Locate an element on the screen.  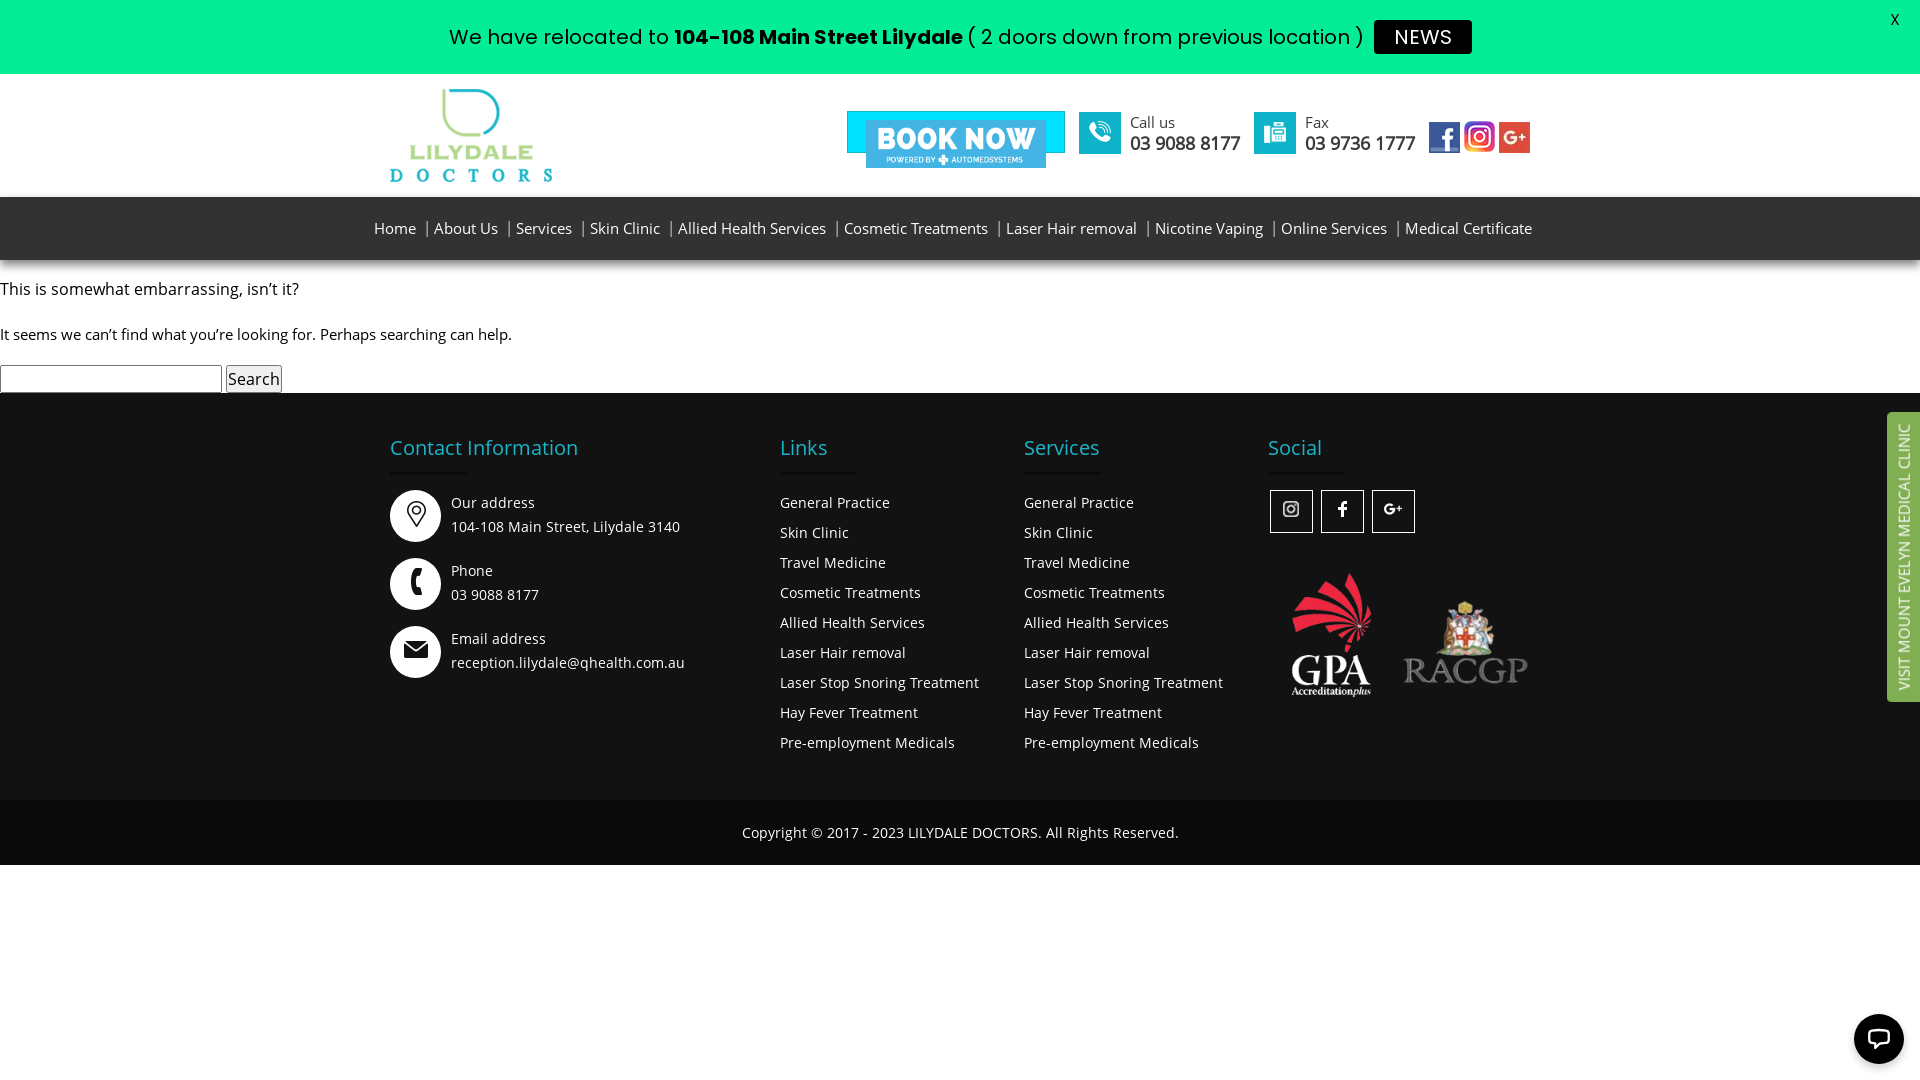
'Search' is located at coordinates (253, 378).